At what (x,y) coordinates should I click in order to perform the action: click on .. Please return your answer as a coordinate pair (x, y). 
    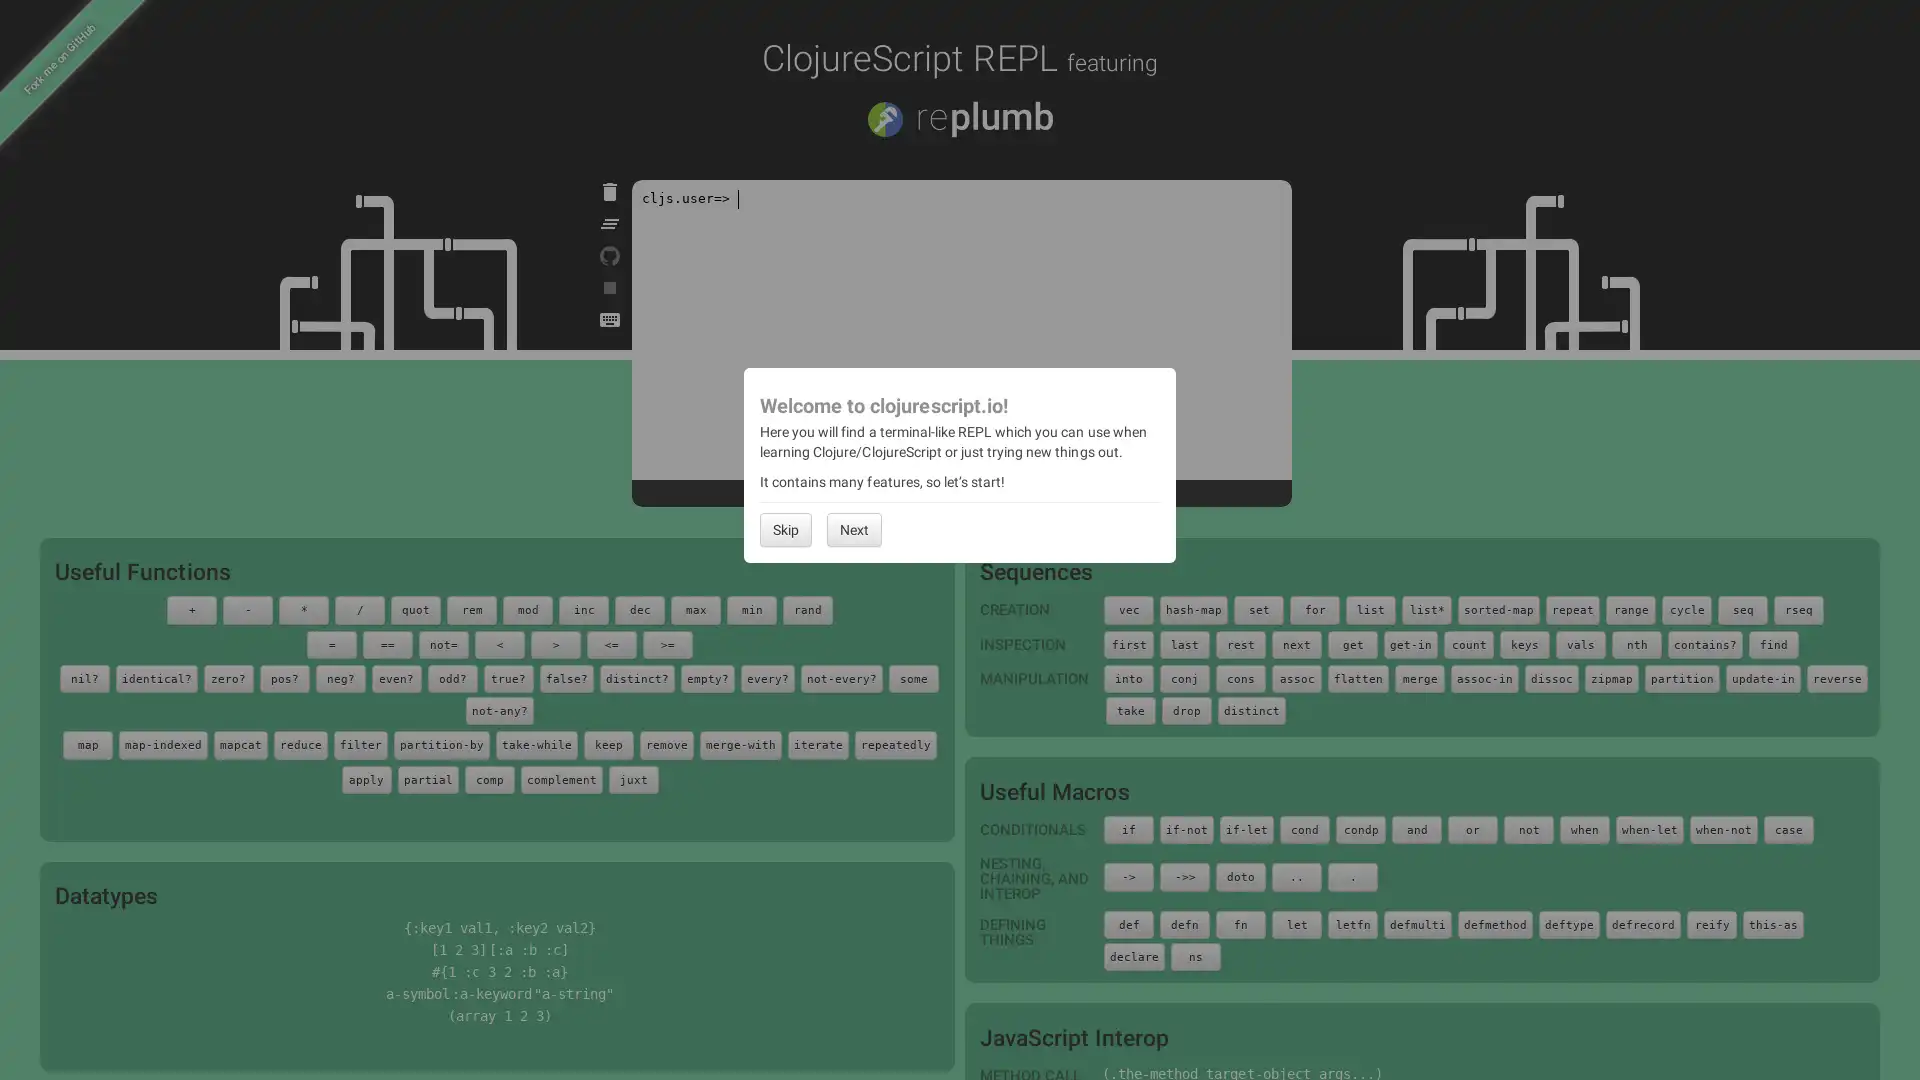
    Looking at the image, I should click on (1353, 875).